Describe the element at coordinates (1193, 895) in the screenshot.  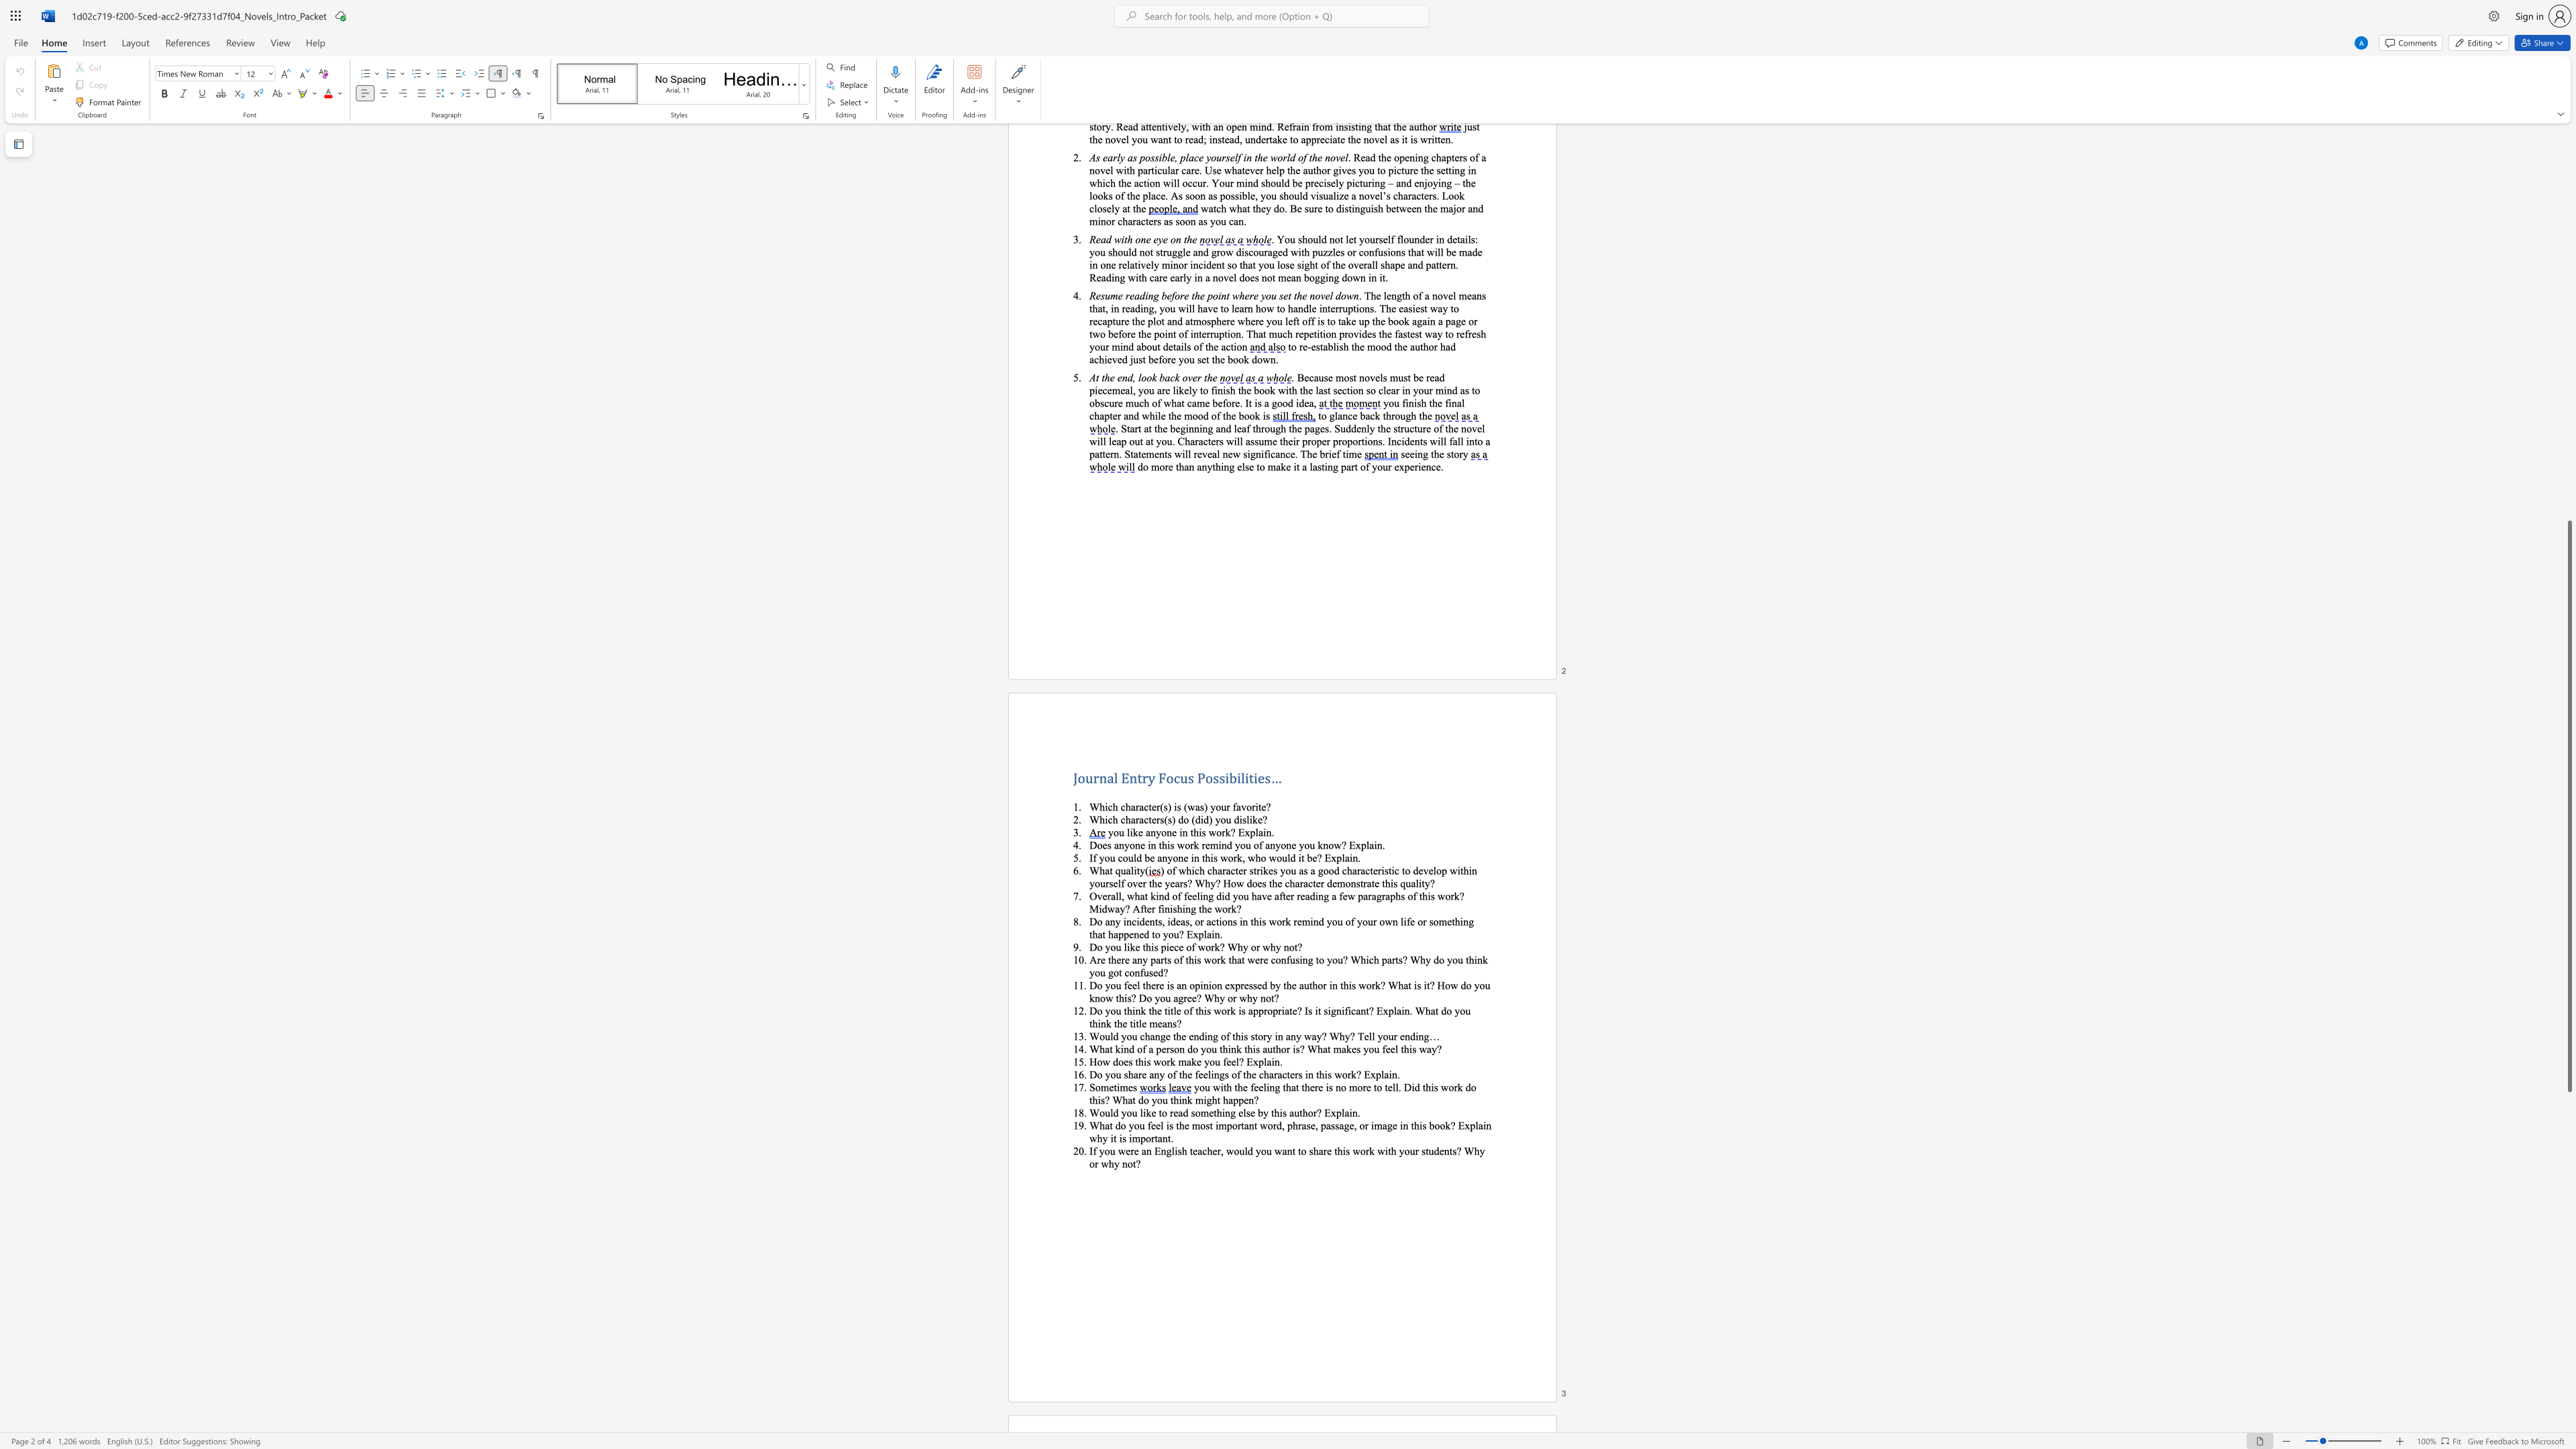
I see `the 3th character "e" in the text` at that location.